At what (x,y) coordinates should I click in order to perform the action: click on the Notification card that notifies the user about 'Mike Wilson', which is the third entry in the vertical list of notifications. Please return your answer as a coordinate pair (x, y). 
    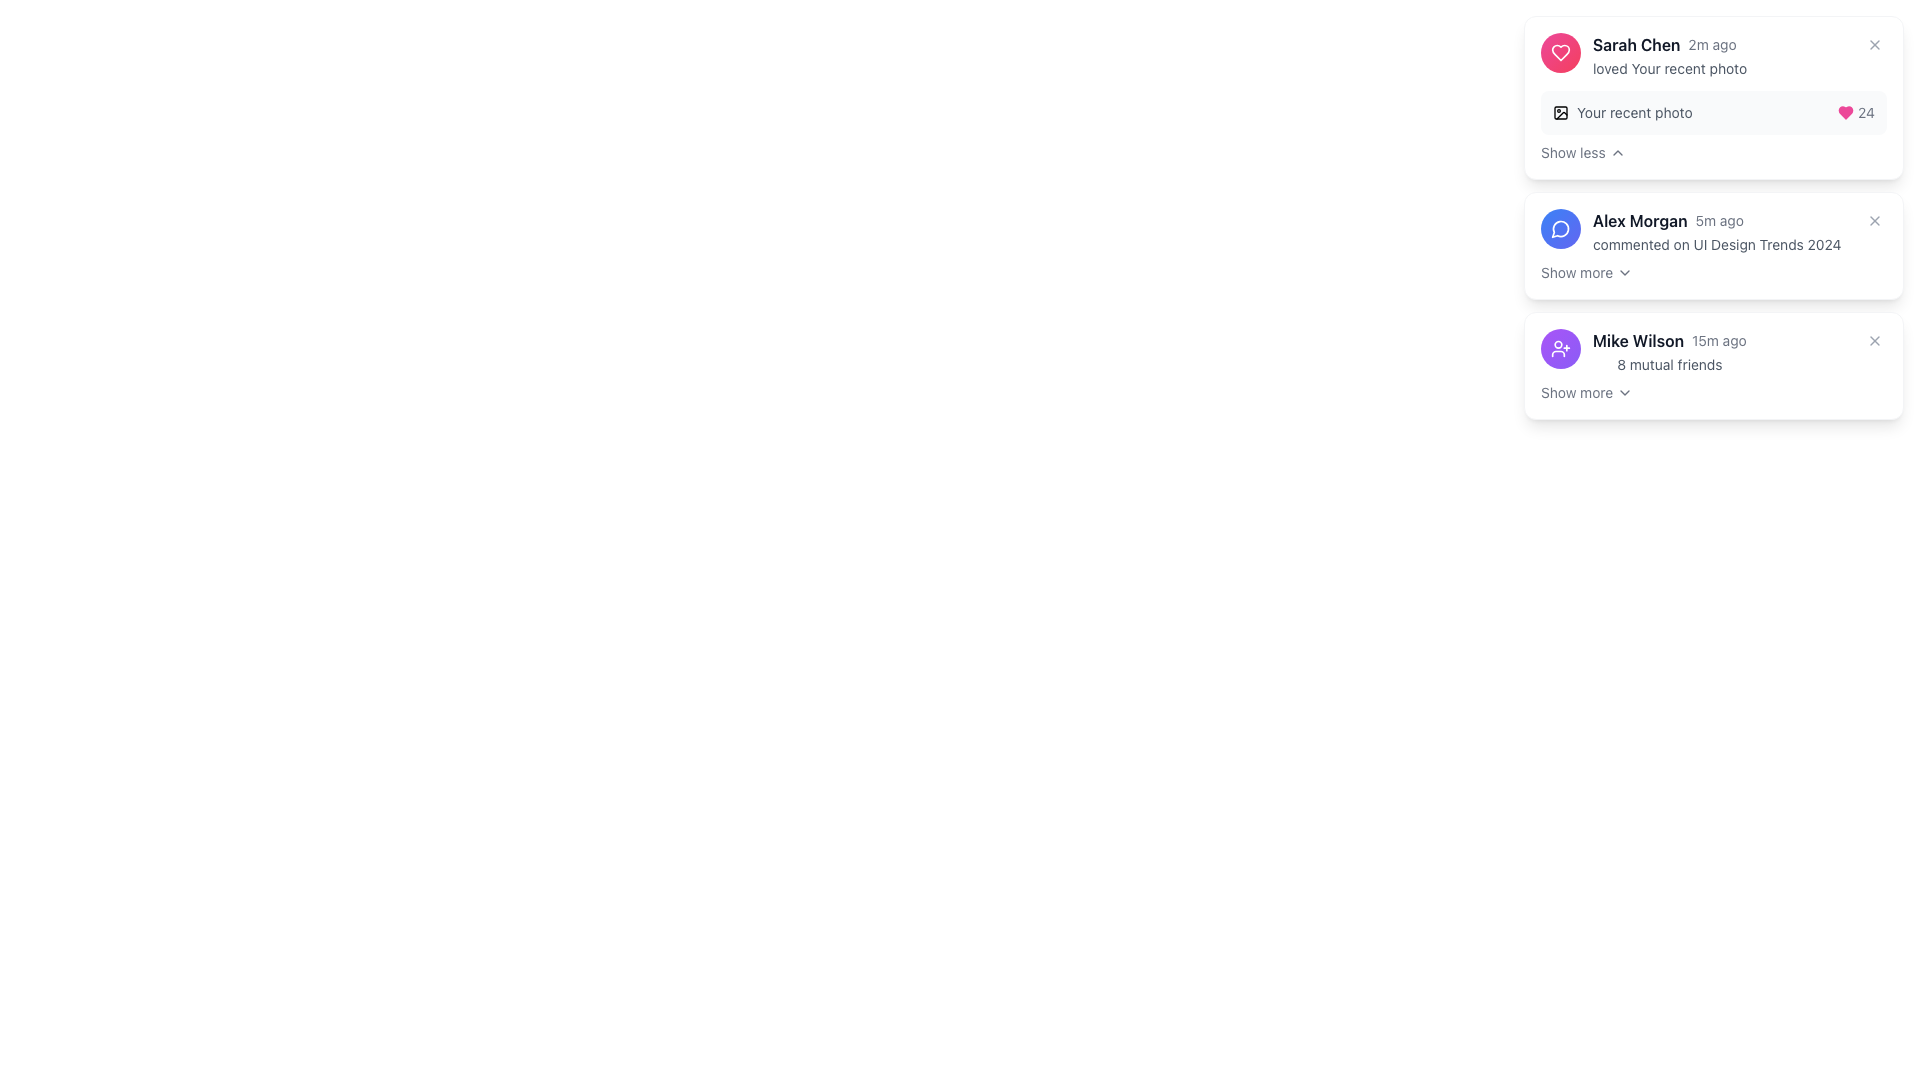
    Looking at the image, I should click on (1643, 350).